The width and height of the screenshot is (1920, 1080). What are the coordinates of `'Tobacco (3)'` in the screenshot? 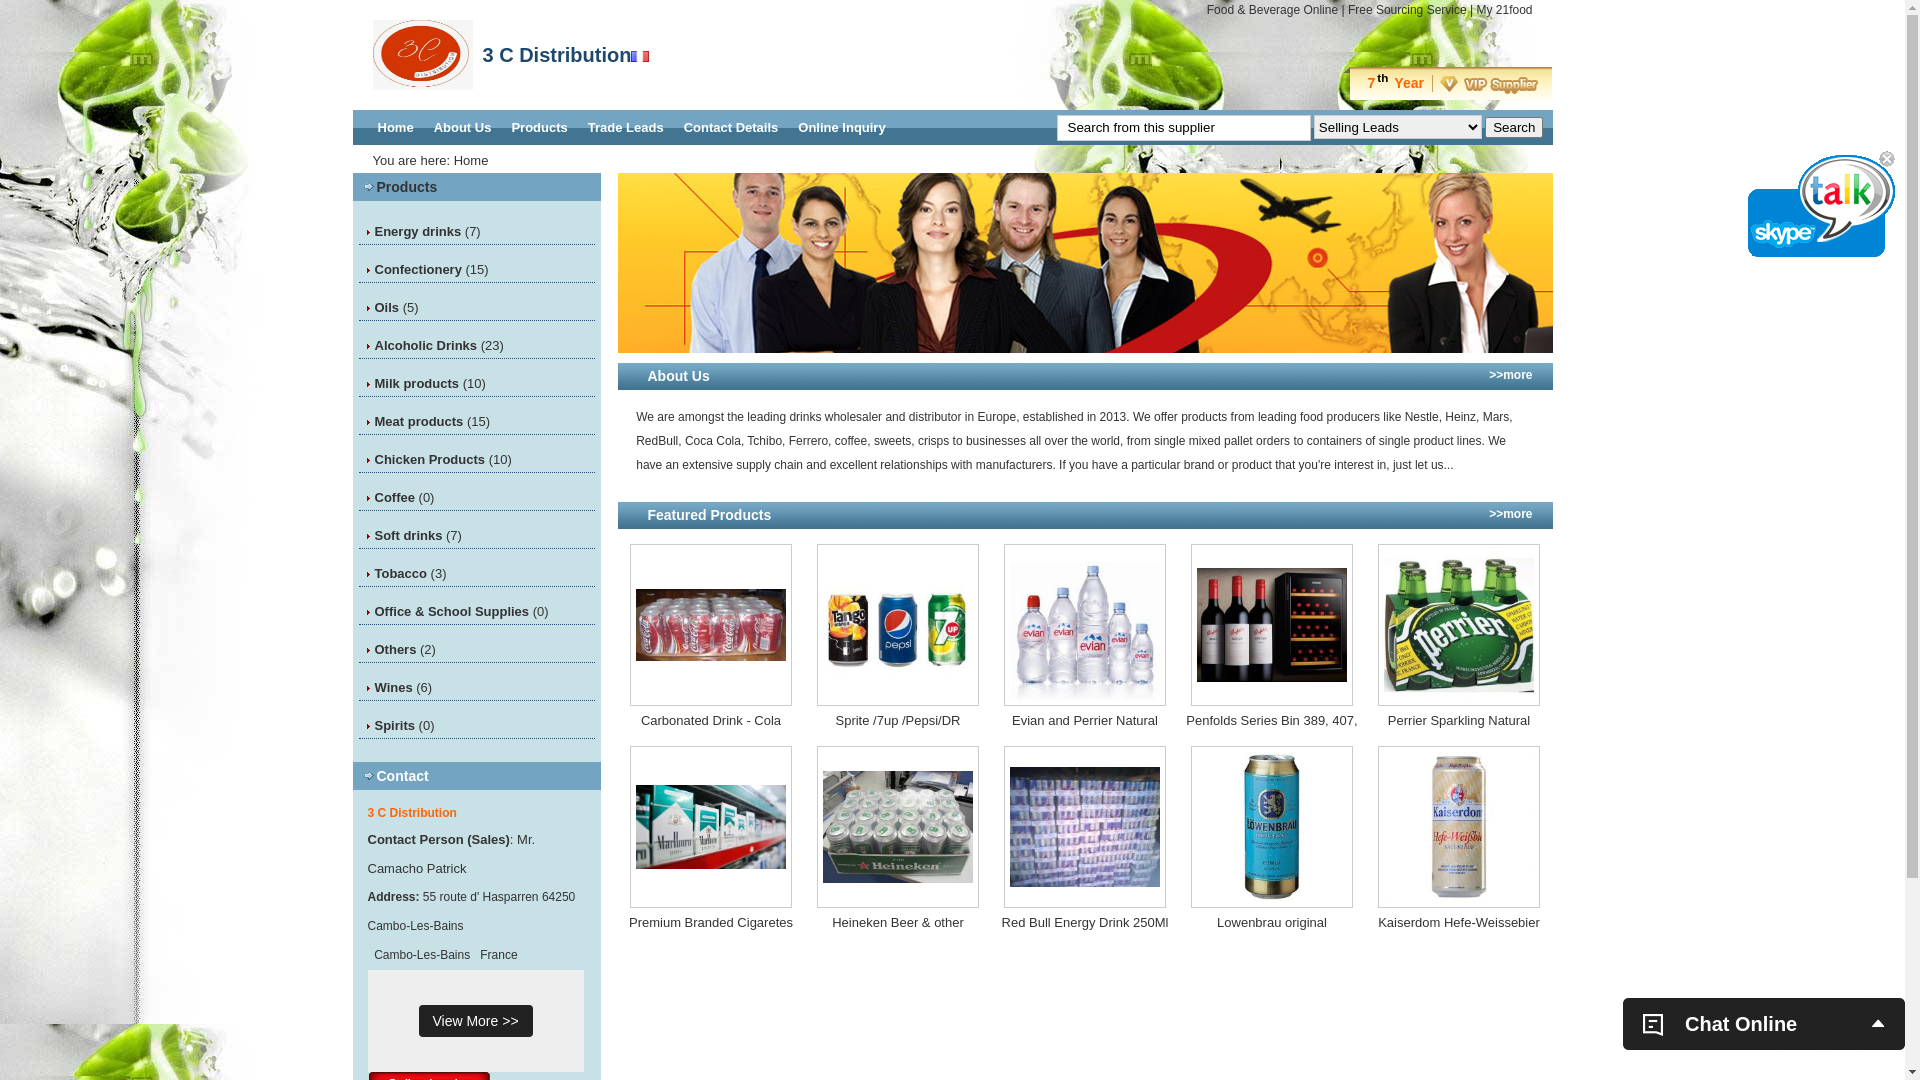 It's located at (408, 573).